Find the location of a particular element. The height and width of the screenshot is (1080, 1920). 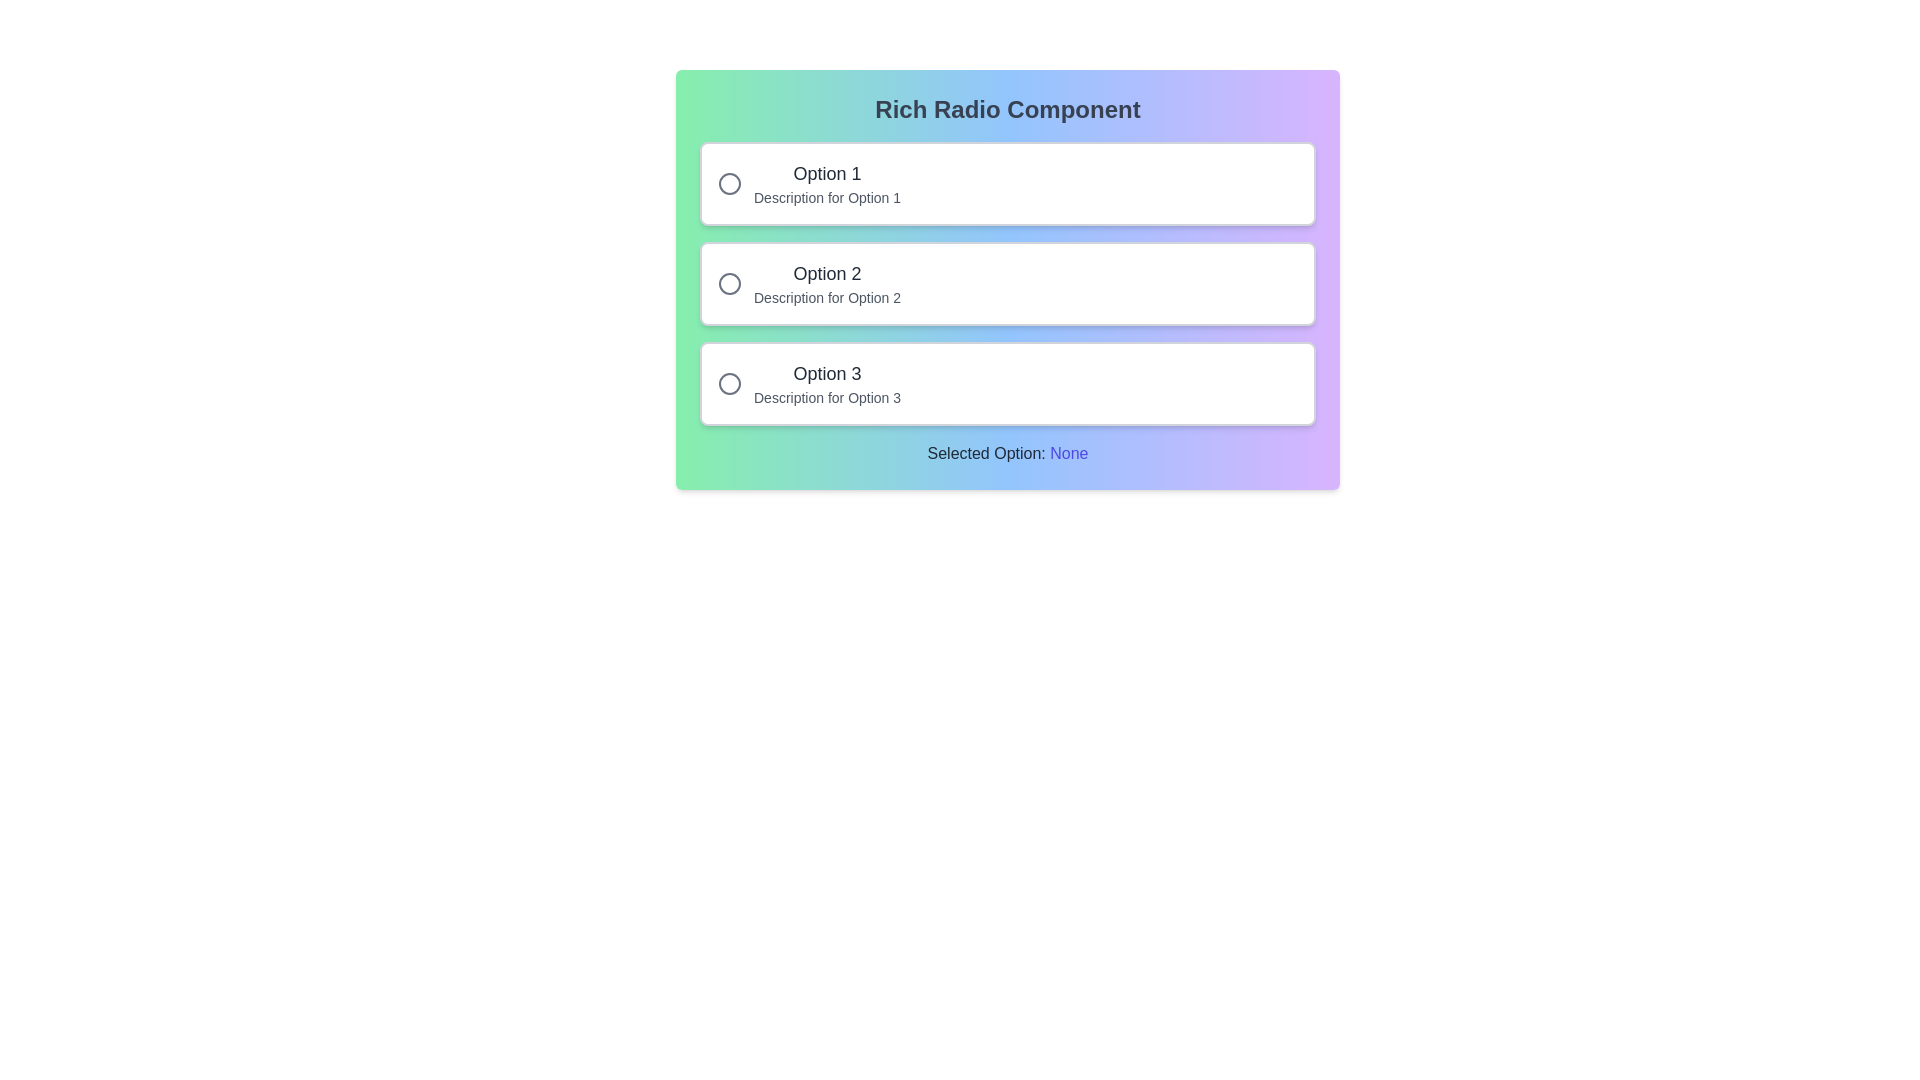

the interactive radio button group component by is located at coordinates (1008, 280).